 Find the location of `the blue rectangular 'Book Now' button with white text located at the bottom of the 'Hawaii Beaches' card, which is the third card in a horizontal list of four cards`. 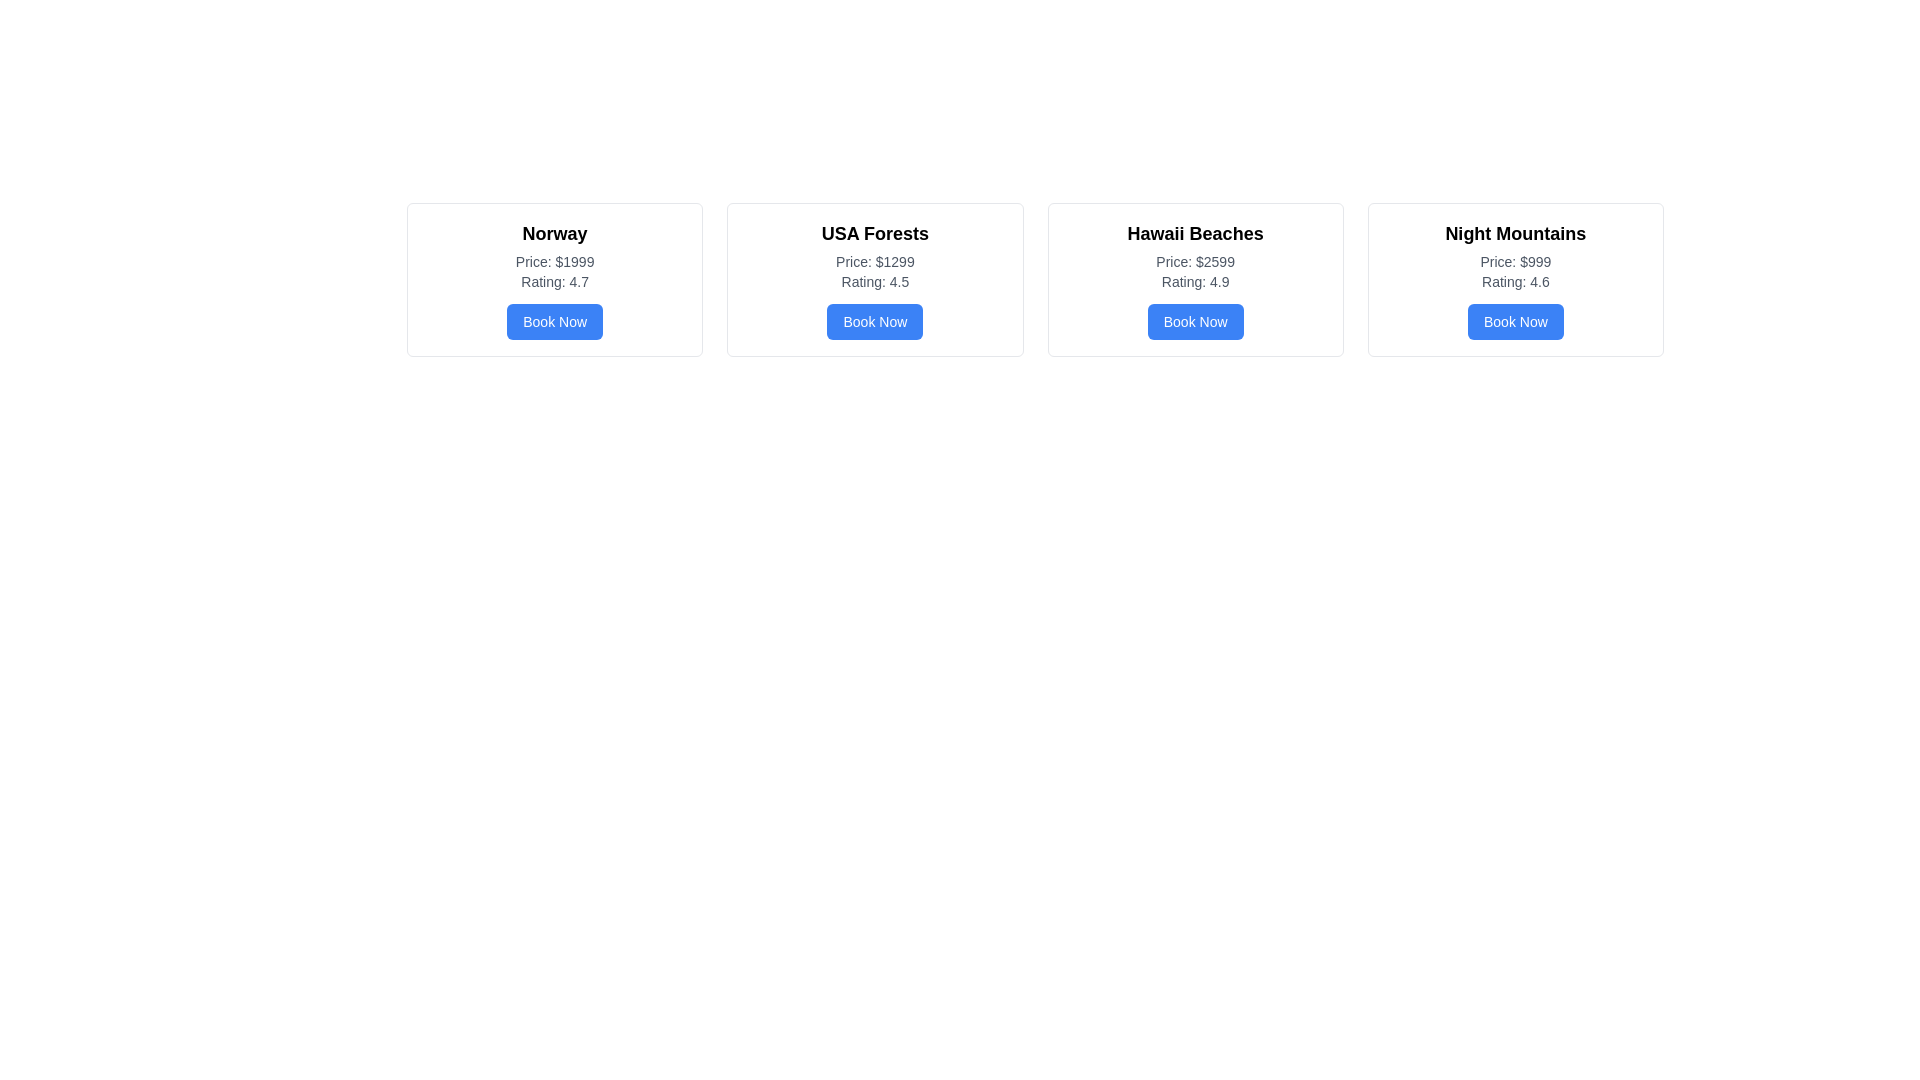

the blue rectangular 'Book Now' button with white text located at the bottom of the 'Hawaii Beaches' card, which is the third card in a horizontal list of four cards is located at coordinates (1195, 320).